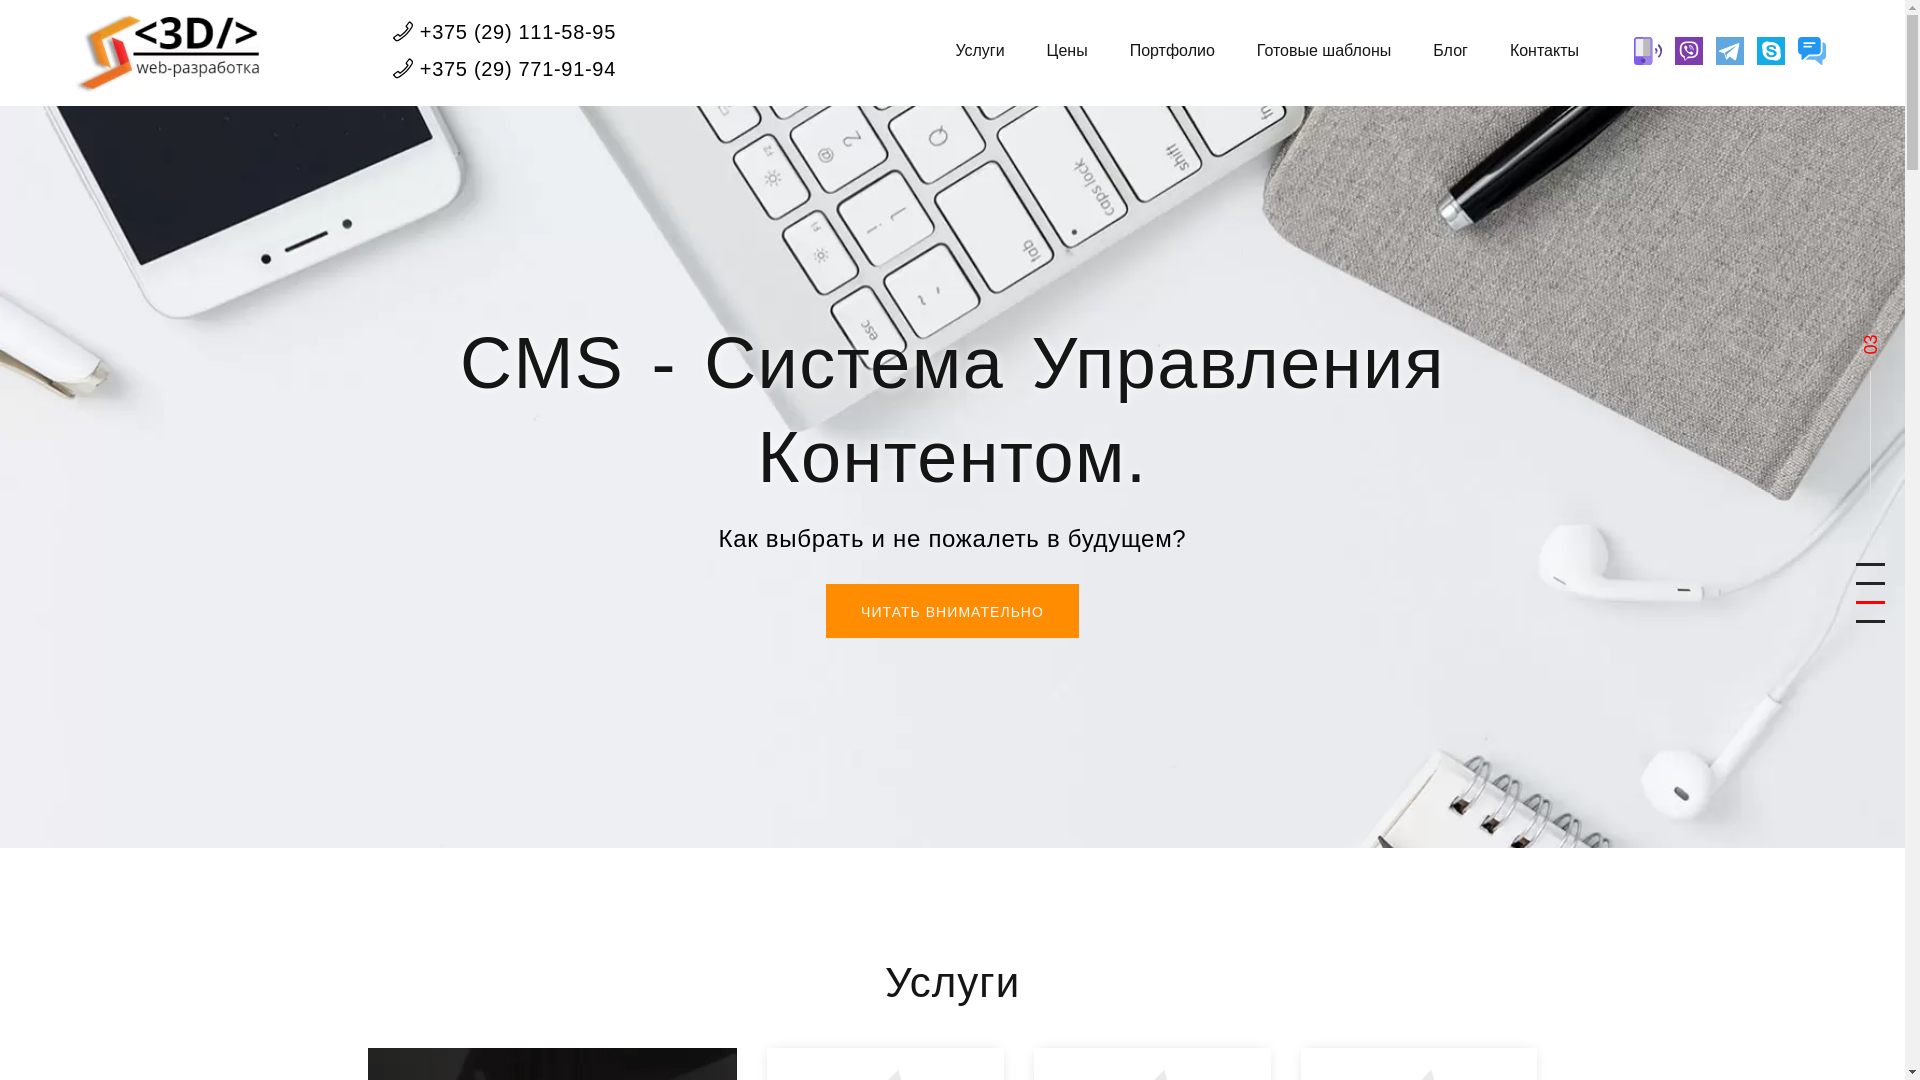 The width and height of the screenshot is (1920, 1080). Describe the element at coordinates (504, 31) in the screenshot. I see `'+375 (29) 111-58-95'` at that location.